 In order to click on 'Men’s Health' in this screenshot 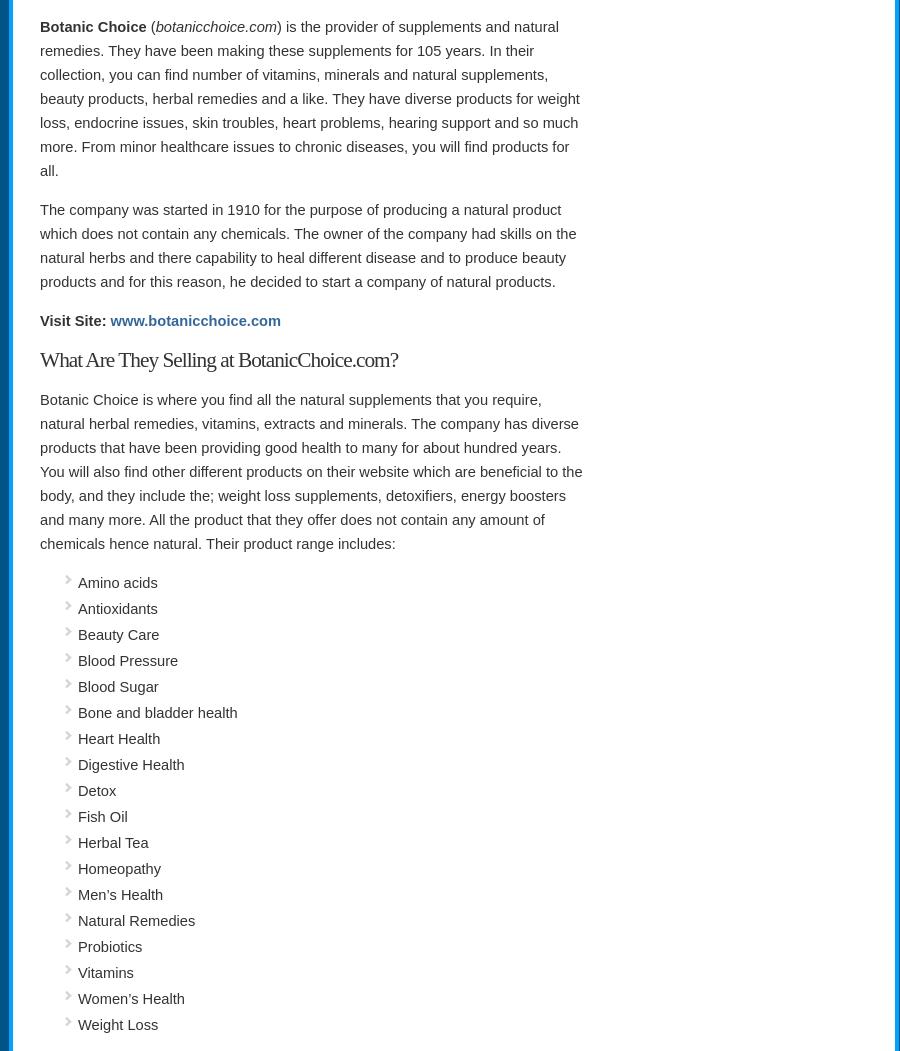, I will do `click(120, 895)`.